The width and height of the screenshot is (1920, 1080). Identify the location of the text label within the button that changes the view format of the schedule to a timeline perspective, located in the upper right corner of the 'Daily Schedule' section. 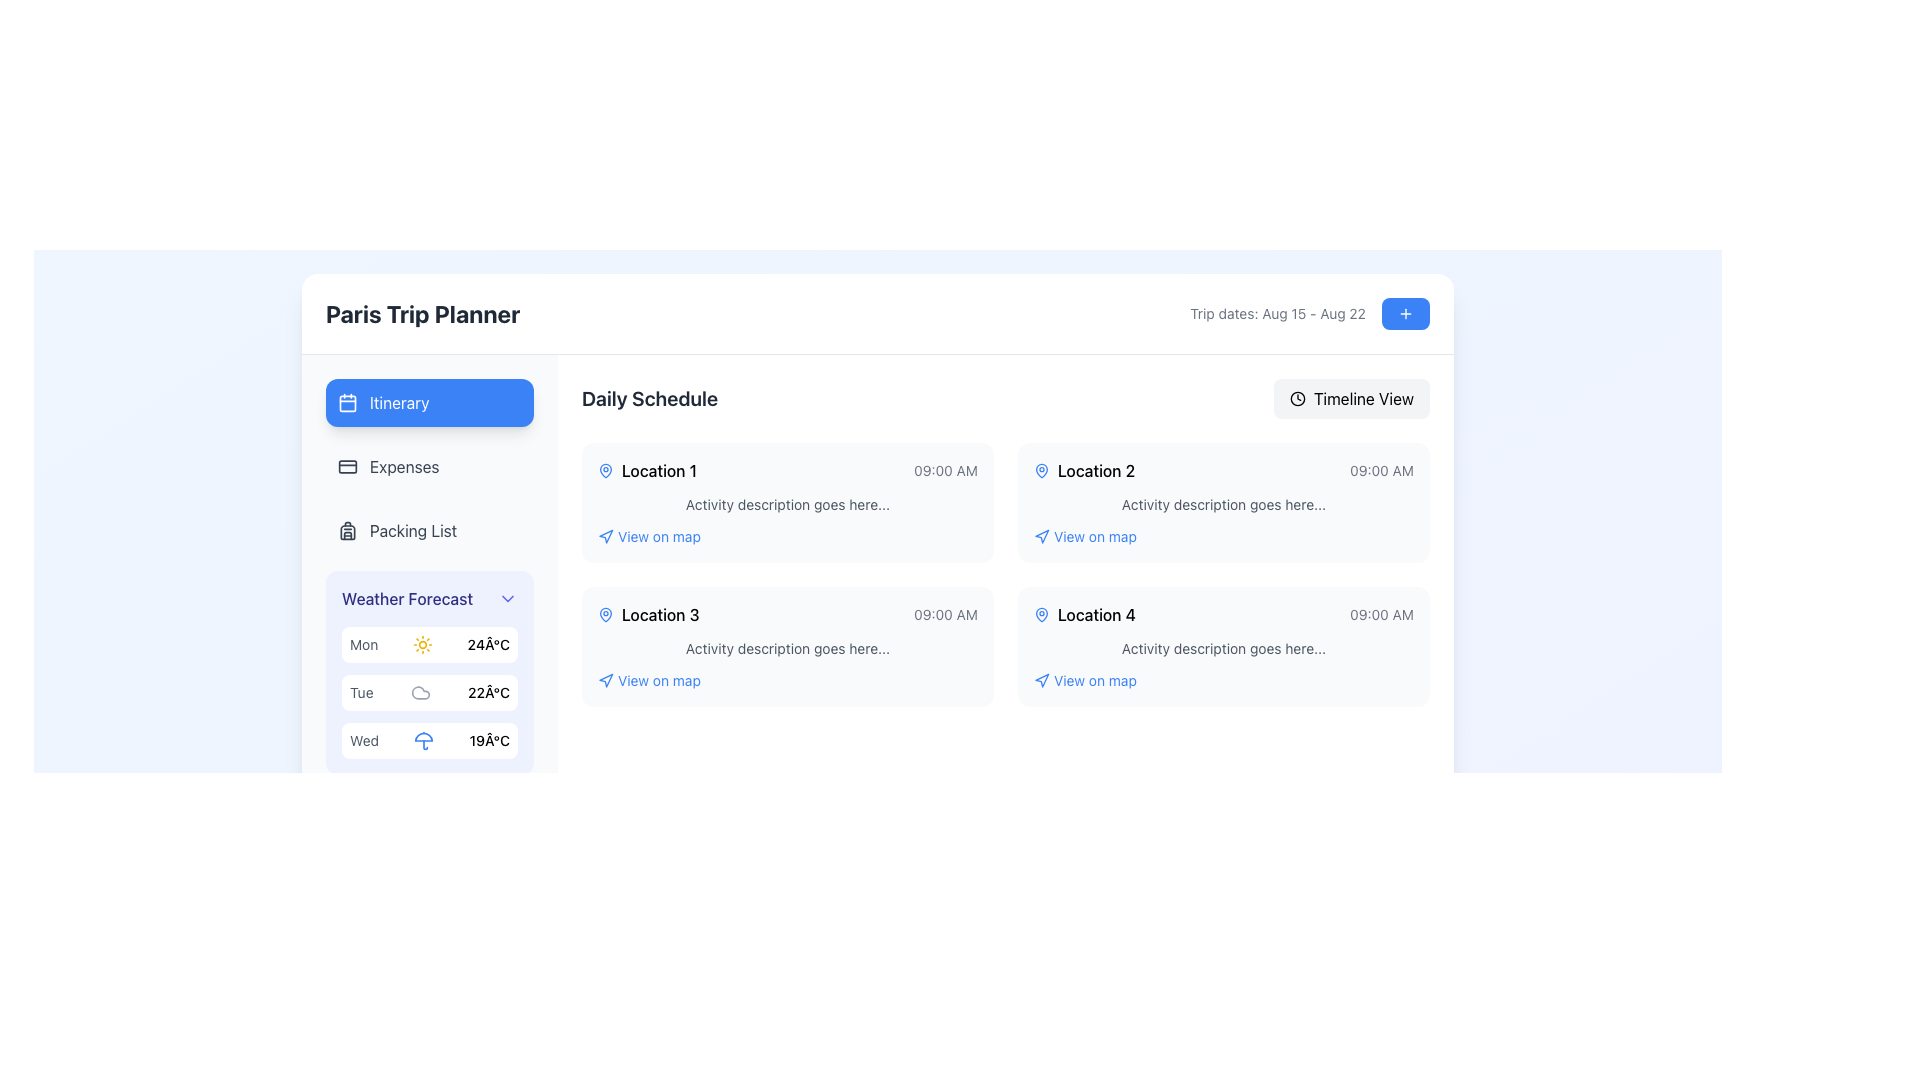
(1362, 398).